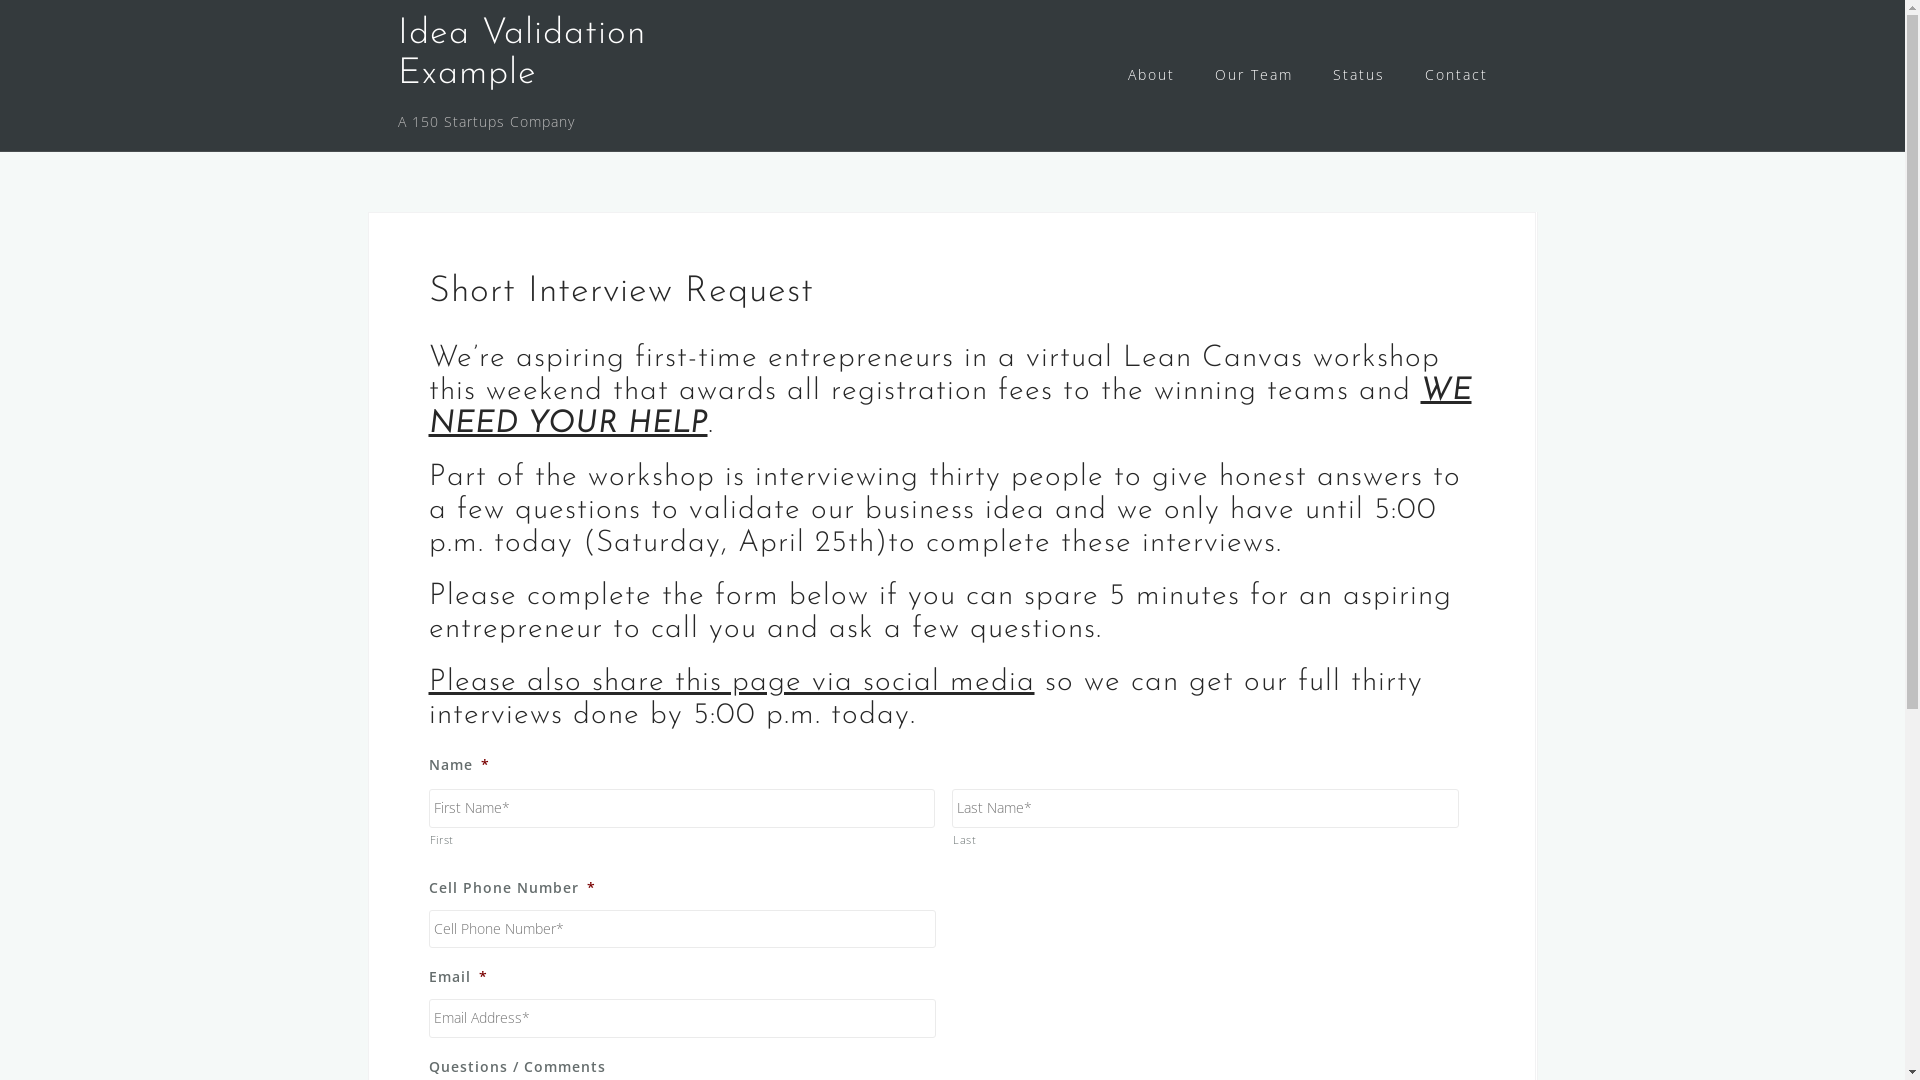 The width and height of the screenshot is (1920, 1080). Describe the element at coordinates (522, 53) in the screenshot. I see `'Idea Validation Example'` at that location.